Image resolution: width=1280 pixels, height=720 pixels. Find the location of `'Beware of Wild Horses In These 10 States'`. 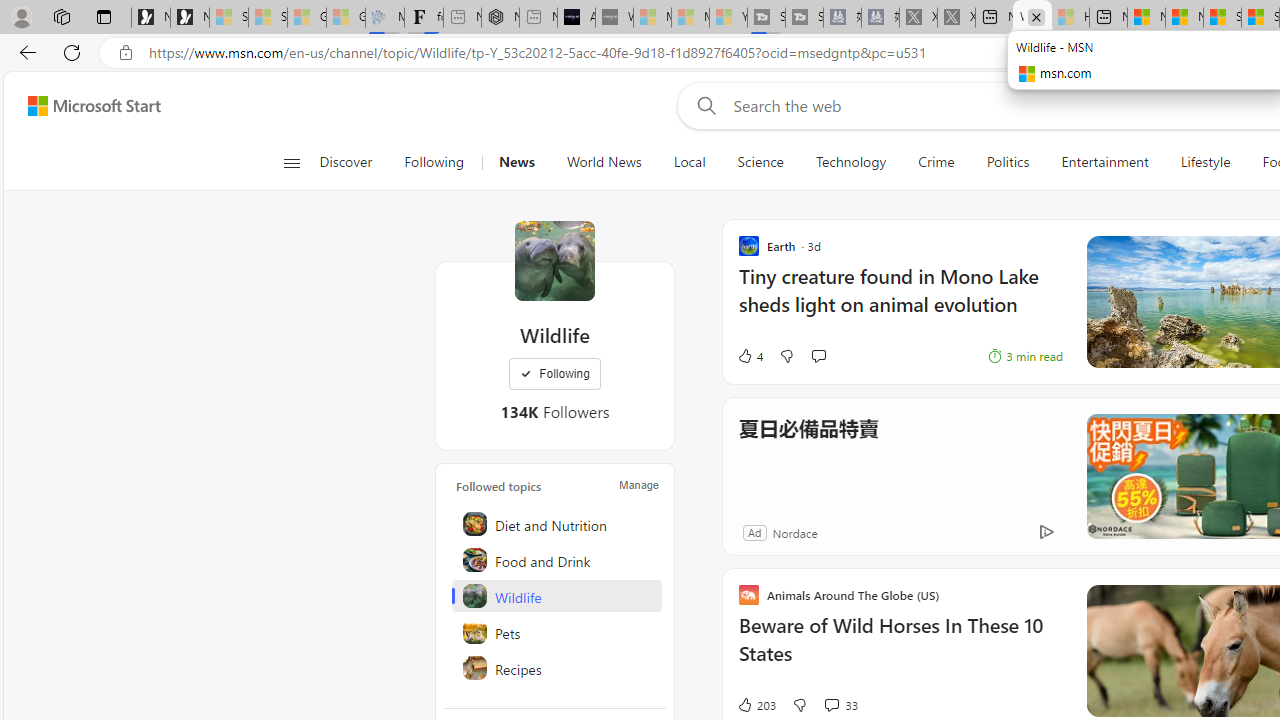

'Beware of Wild Horses In These 10 States' is located at coordinates (899, 650).